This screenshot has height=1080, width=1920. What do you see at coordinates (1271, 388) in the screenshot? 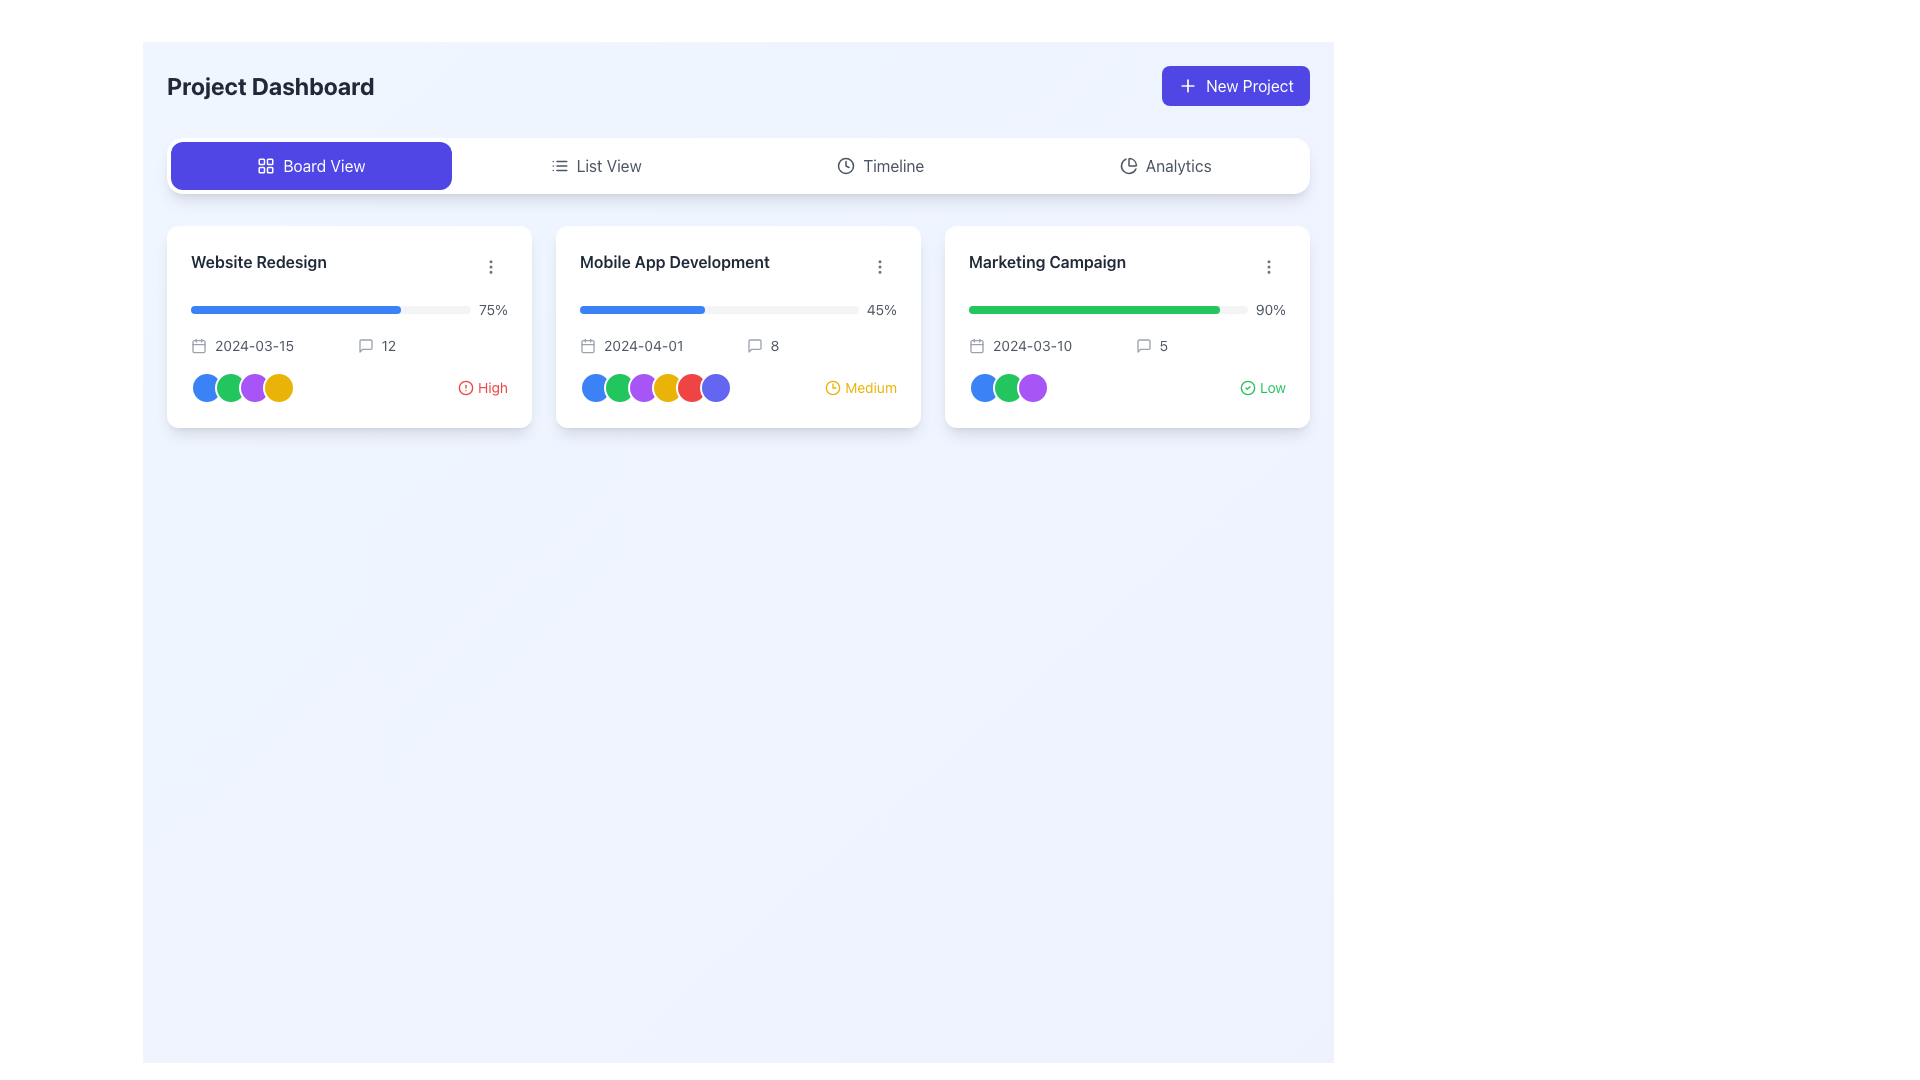
I see `the 'Low' text label element, which is styled in a small font with a green color and indicates a status or category in the interface` at bounding box center [1271, 388].